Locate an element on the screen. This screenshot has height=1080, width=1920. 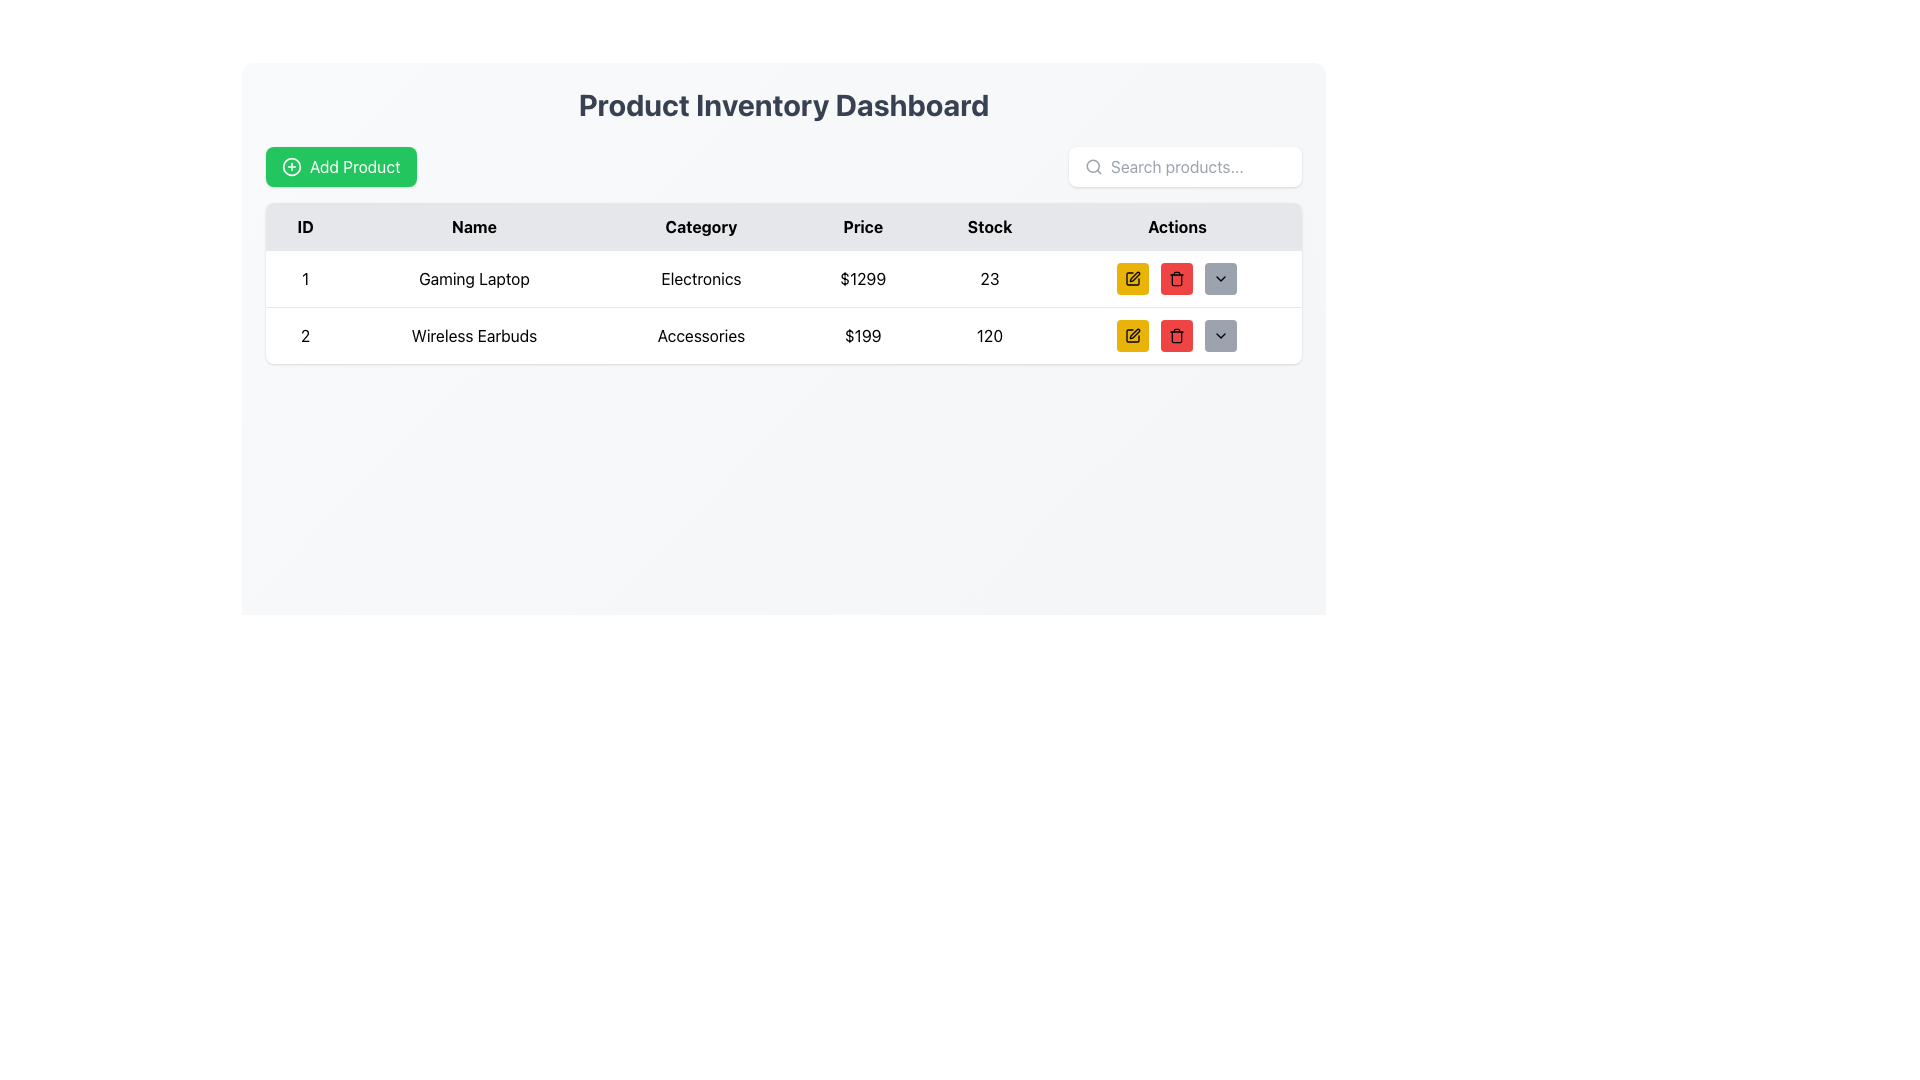
the header label 'Category', which is the third cell in the header row of the table, located between 'Name' and 'Price' in the Product Inventory Dashboard is located at coordinates (701, 226).